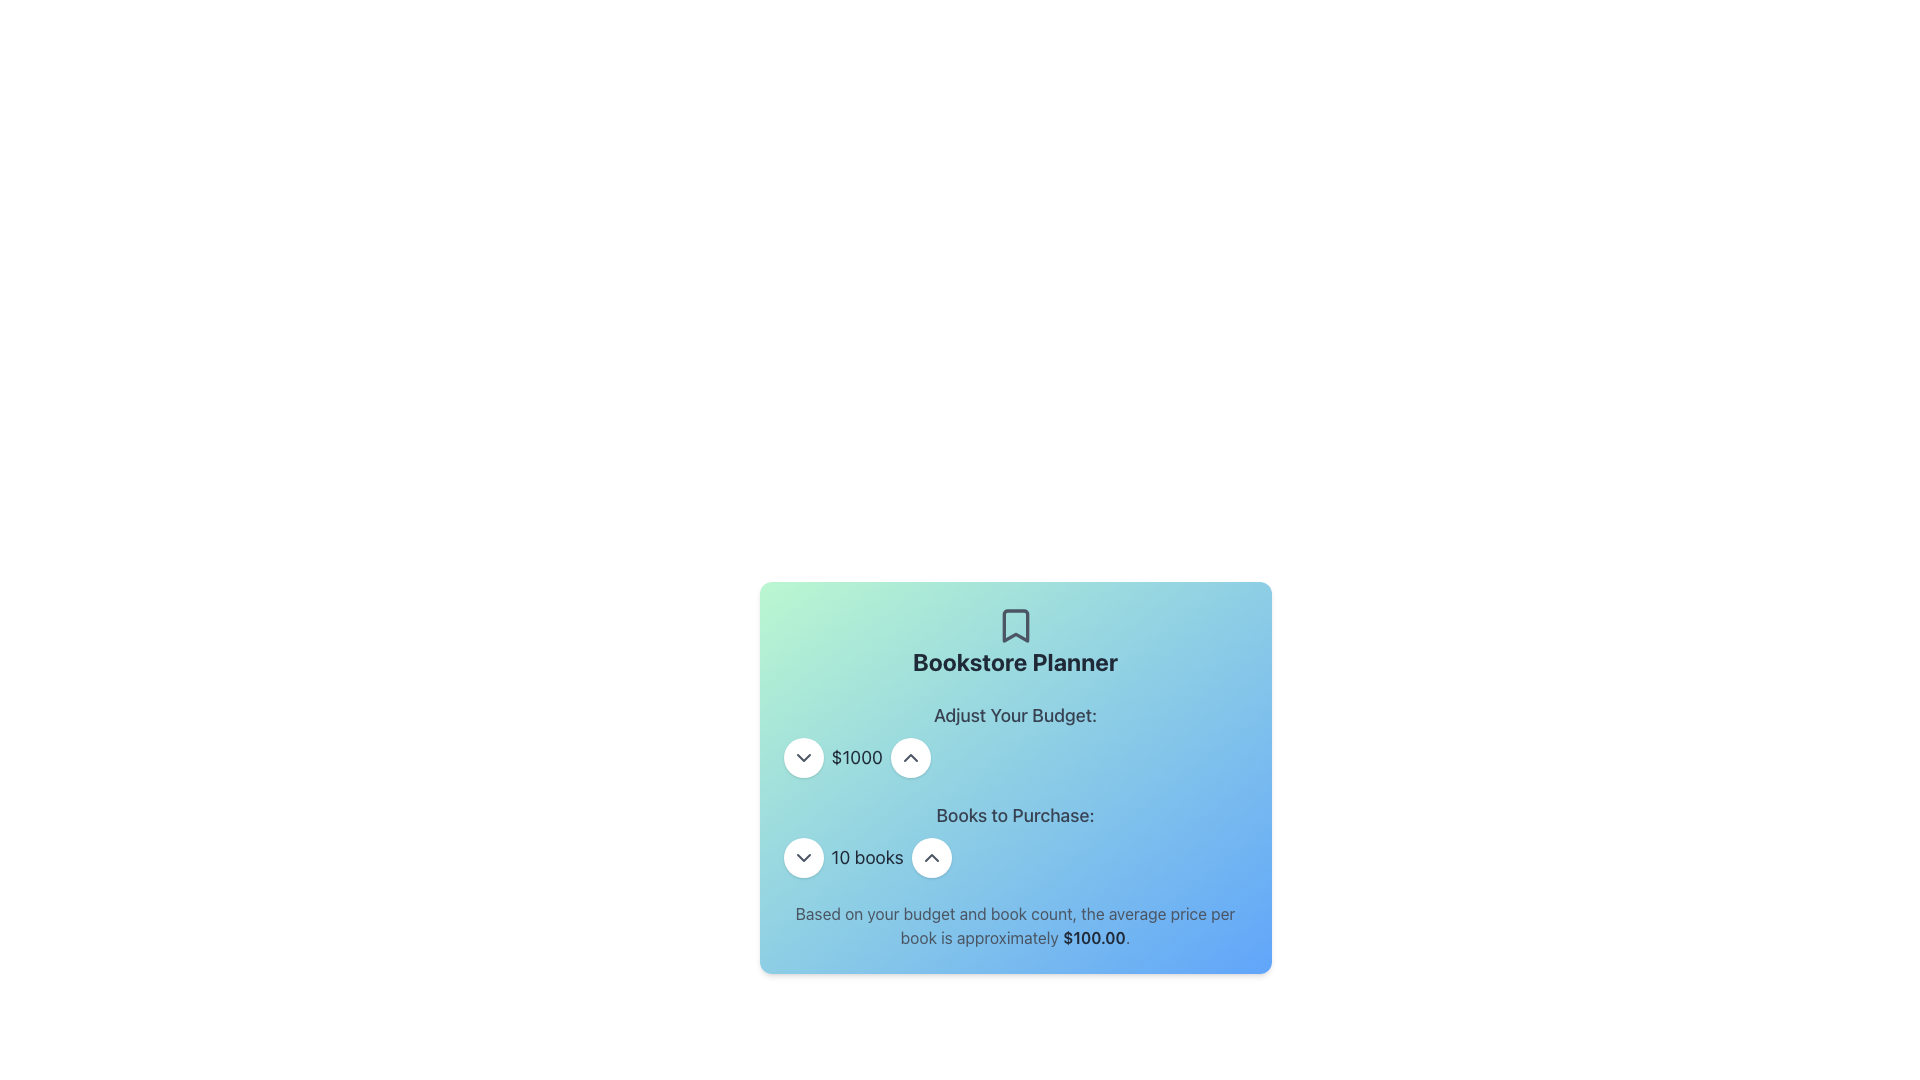  What do you see at coordinates (803, 758) in the screenshot?
I see `the downward-pointing chevron icon using keyboard navigation` at bounding box center [803, 758].